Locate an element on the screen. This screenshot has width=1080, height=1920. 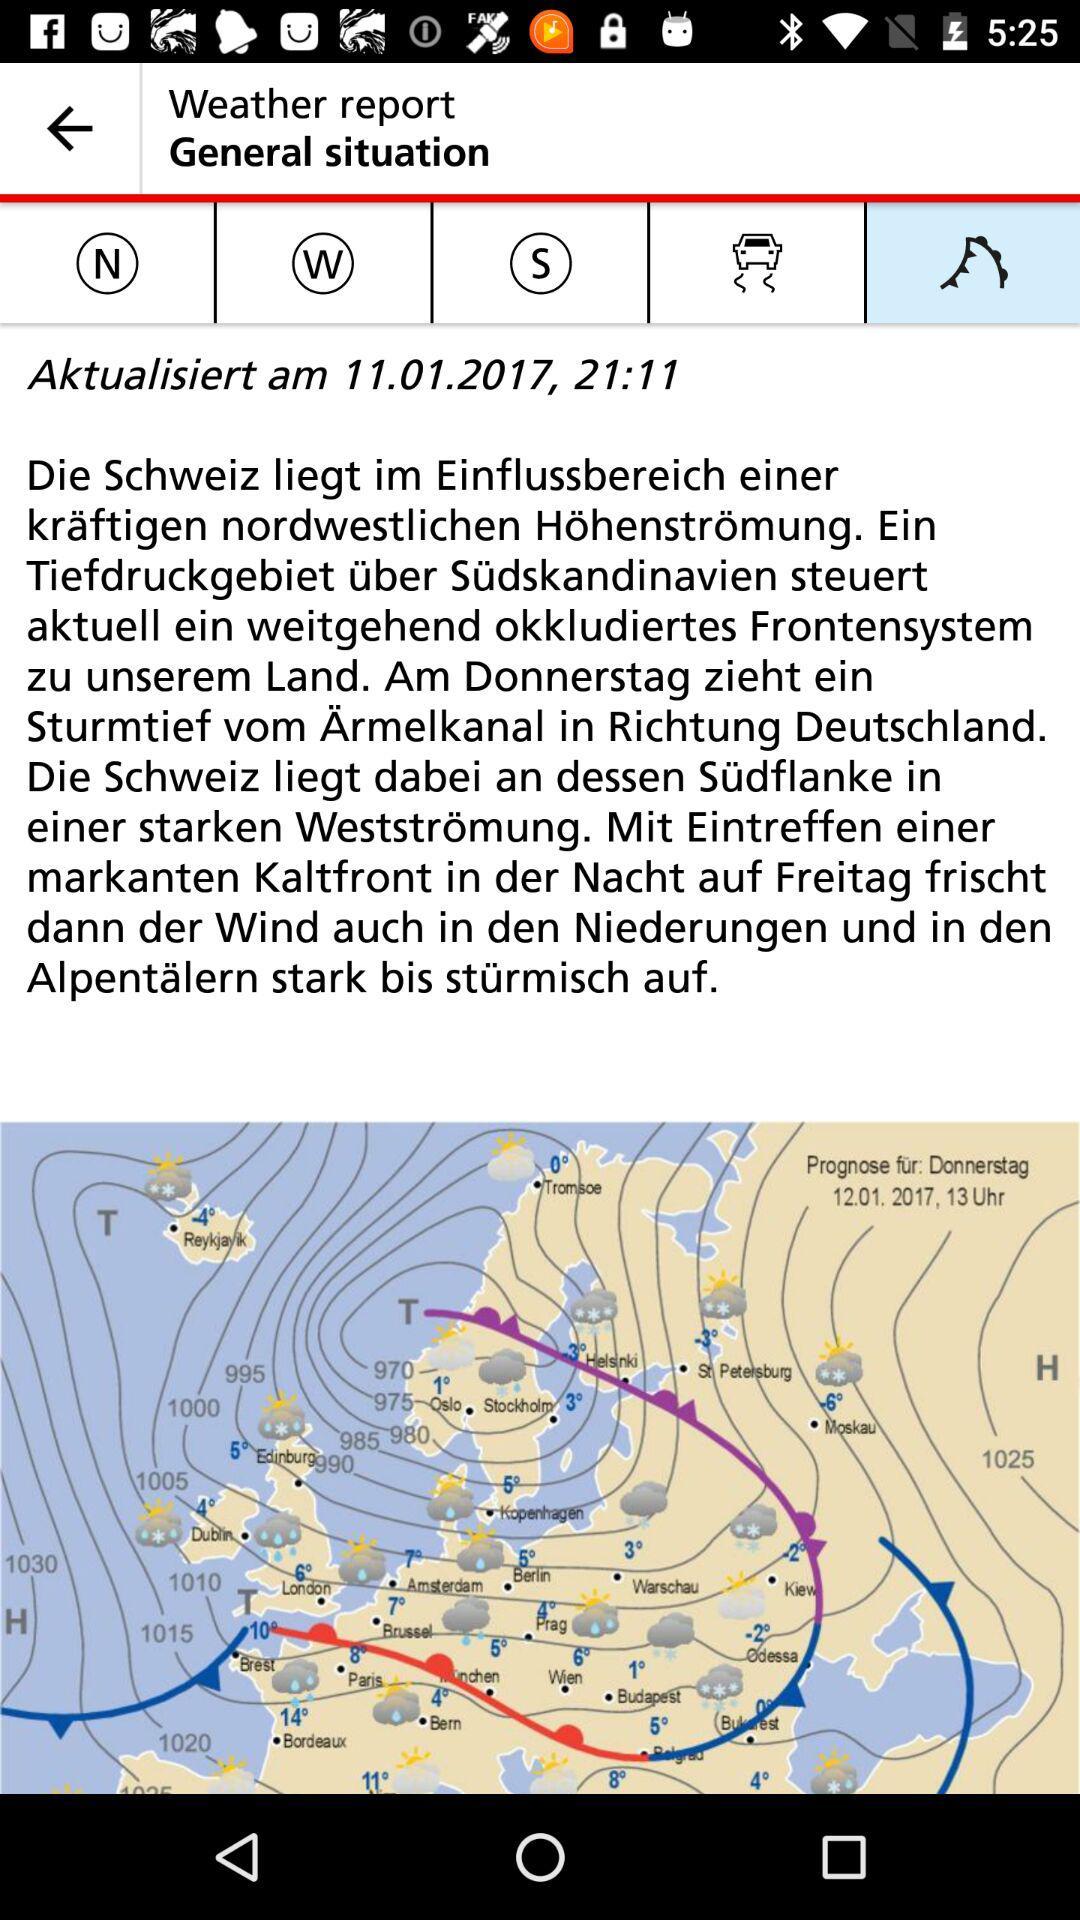
item above the aktualisiert am 11 item is located at coordinates (322, 261).